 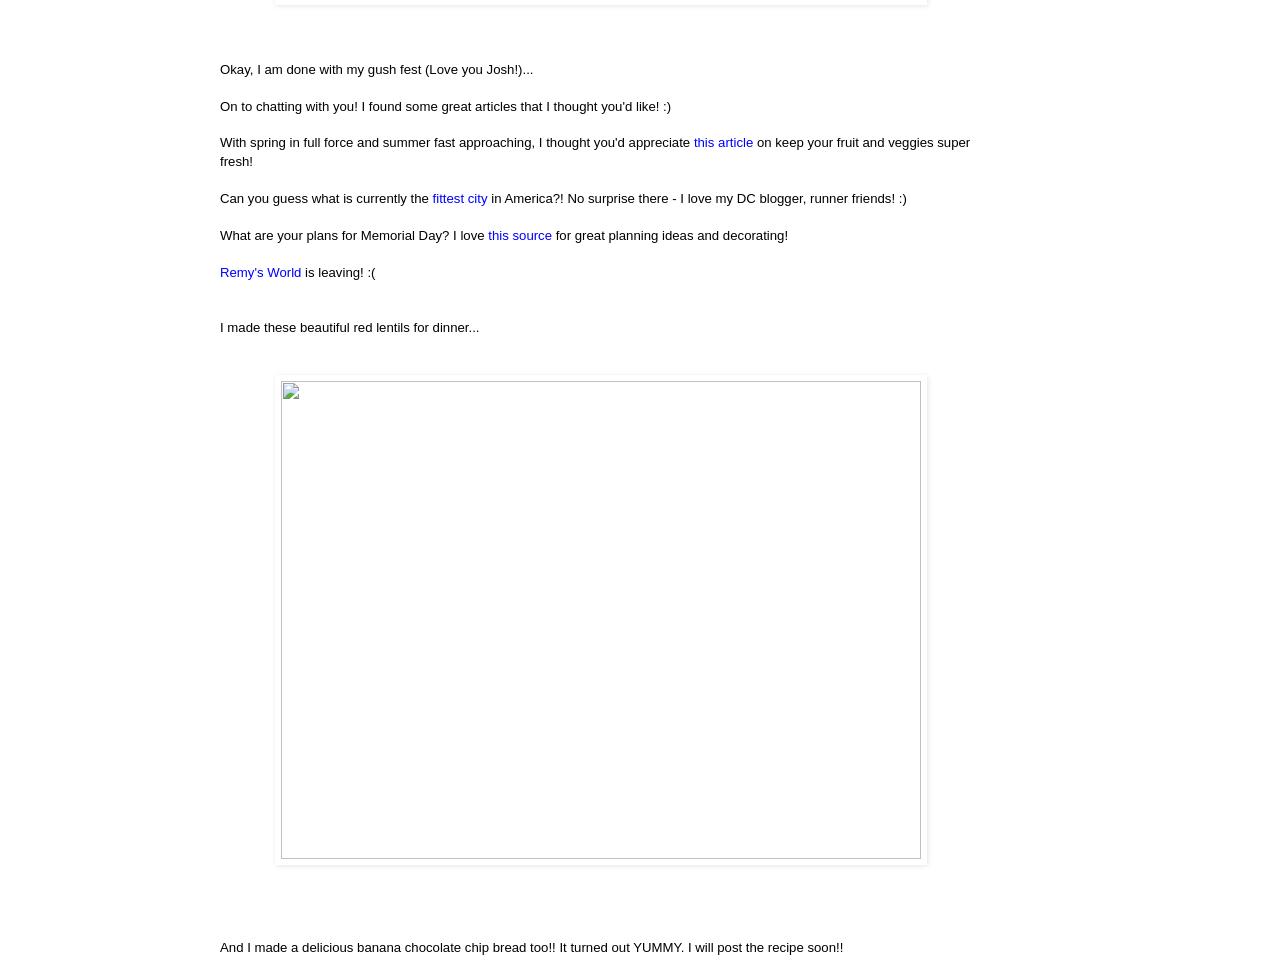 I want to click on 'Remy's World', so click(x=260, y=270).